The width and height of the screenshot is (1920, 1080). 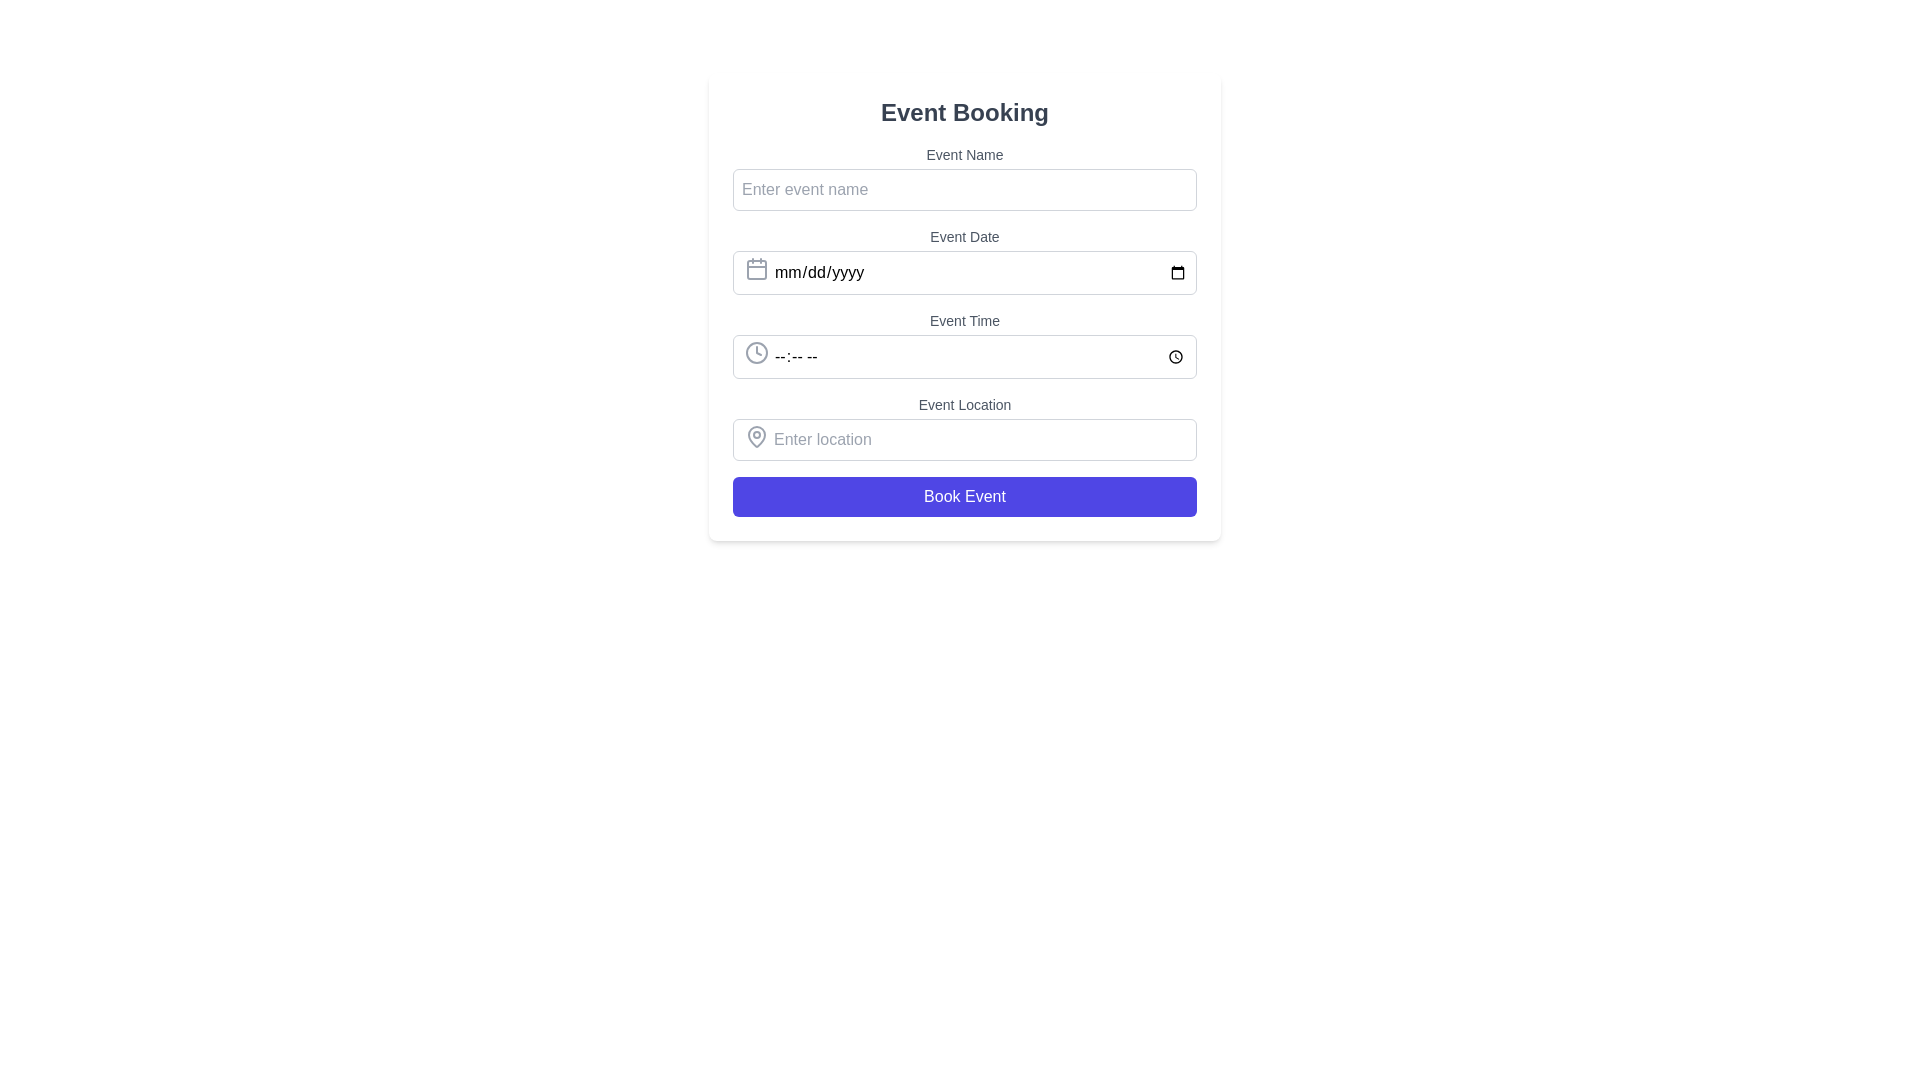 What do you see at coordinates (964, 270) in the screenshot?
I see `the date input field located centrally within the form, which is the second input field from the top, beneath the 'Event Name' field` at bounding box center [964, 270].